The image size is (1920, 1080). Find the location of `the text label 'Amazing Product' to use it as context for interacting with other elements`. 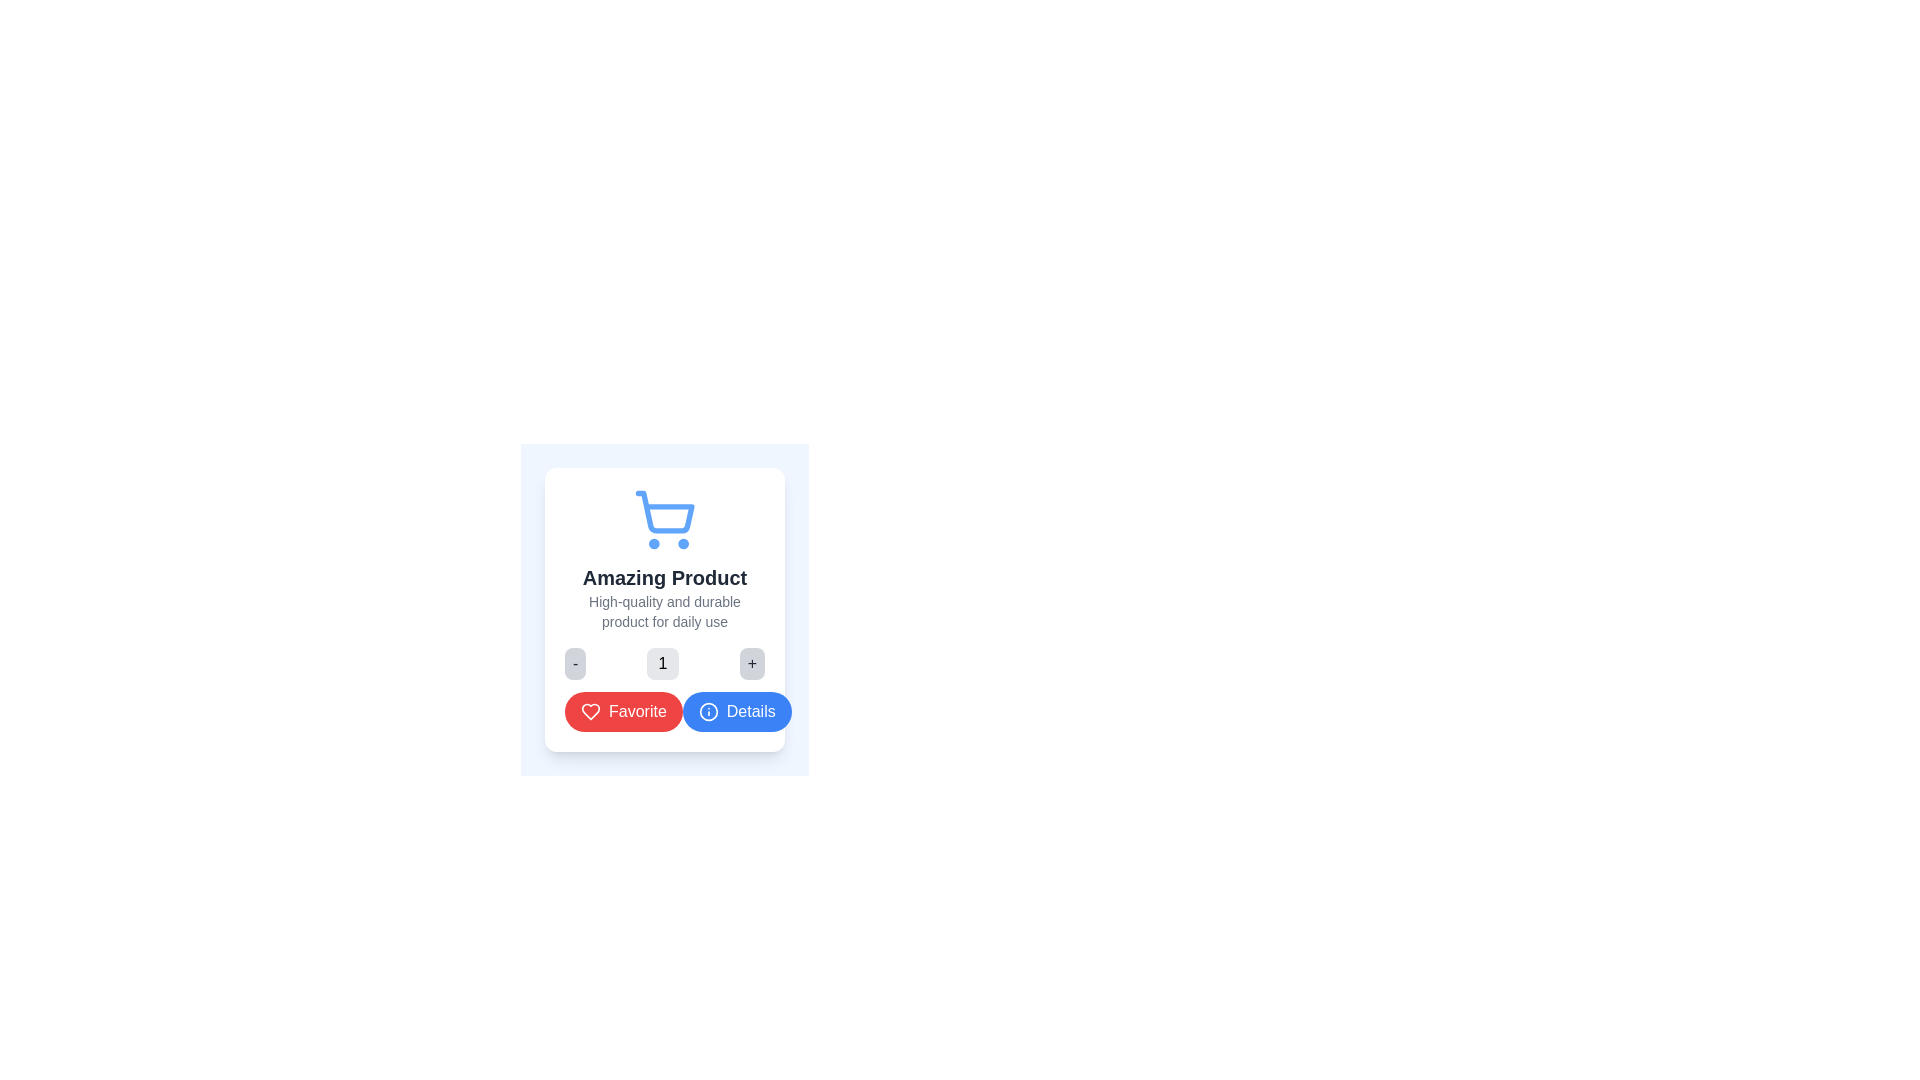

the text label 'Amazing Product' to use it as context for interacting with other elements is located at coordinates (664, 578).